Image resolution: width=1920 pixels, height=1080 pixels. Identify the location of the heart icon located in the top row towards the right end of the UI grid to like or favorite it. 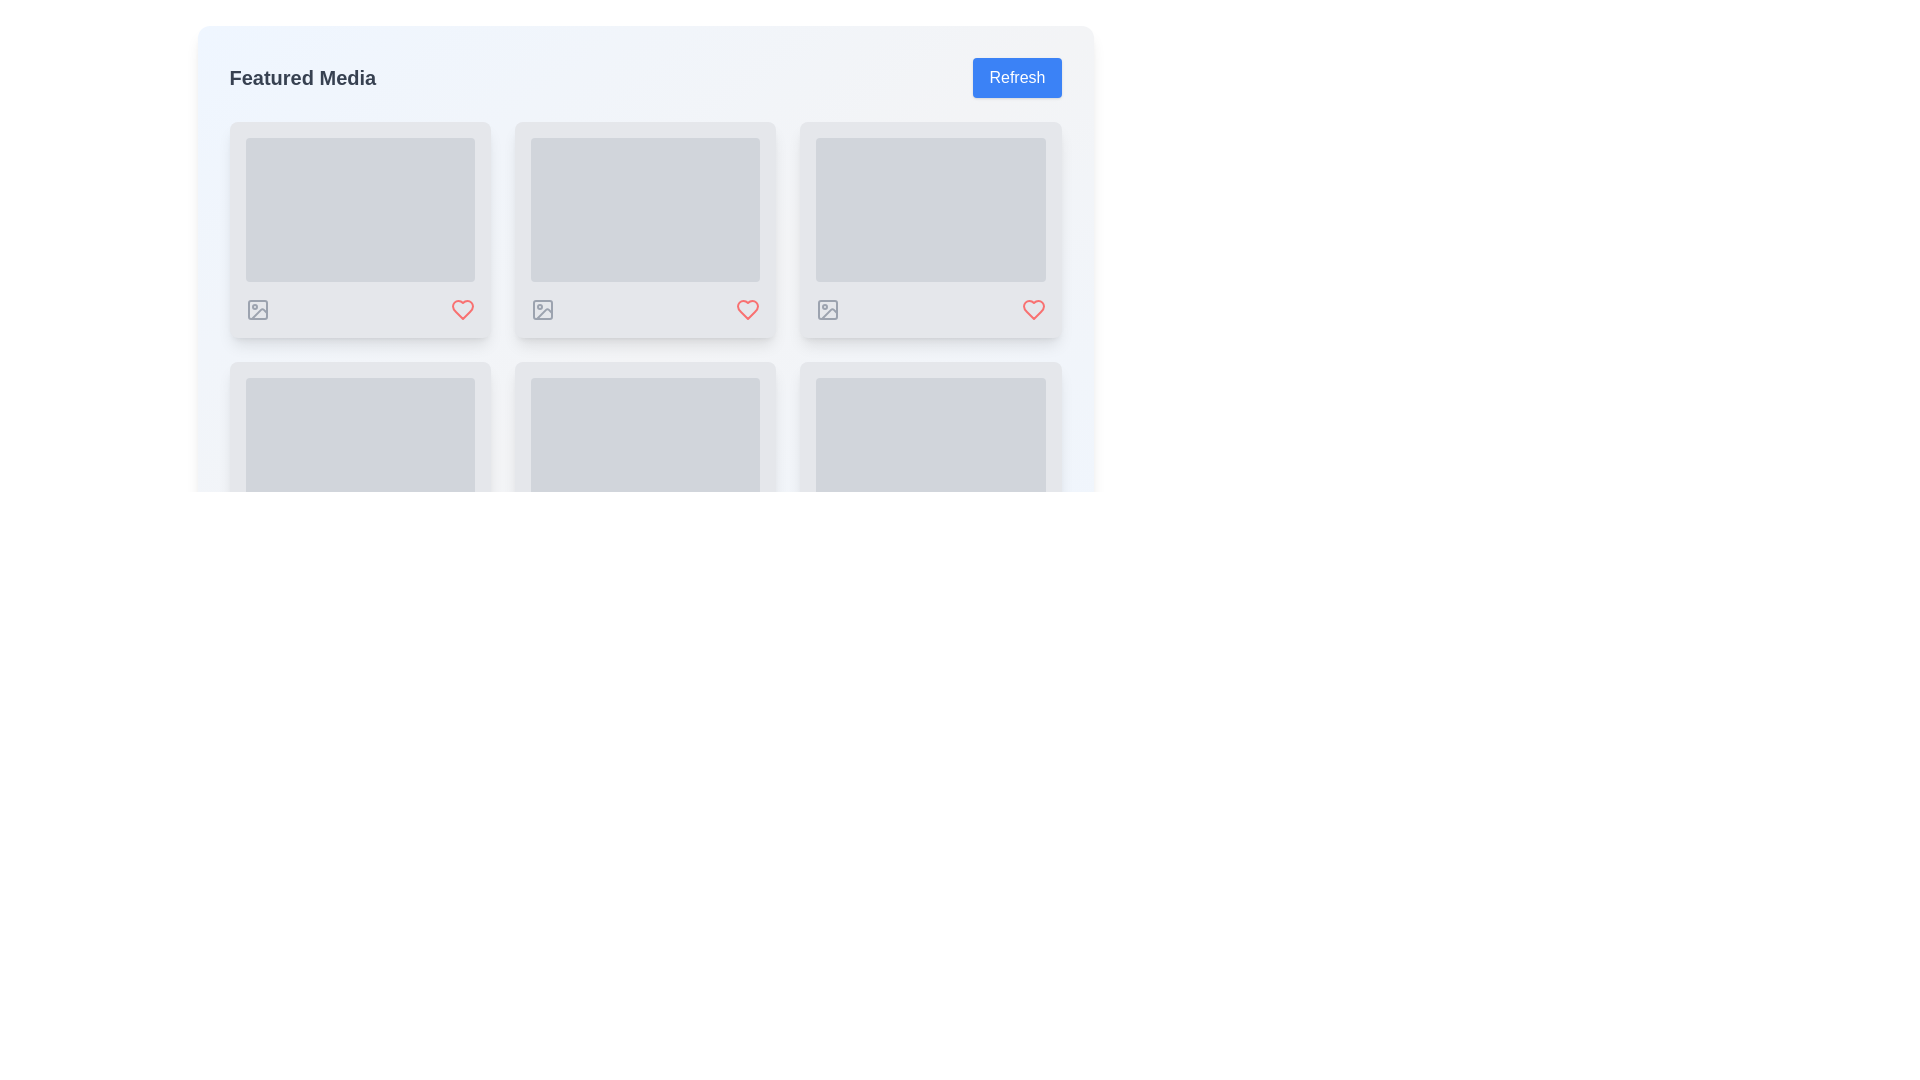
(1033, 309).